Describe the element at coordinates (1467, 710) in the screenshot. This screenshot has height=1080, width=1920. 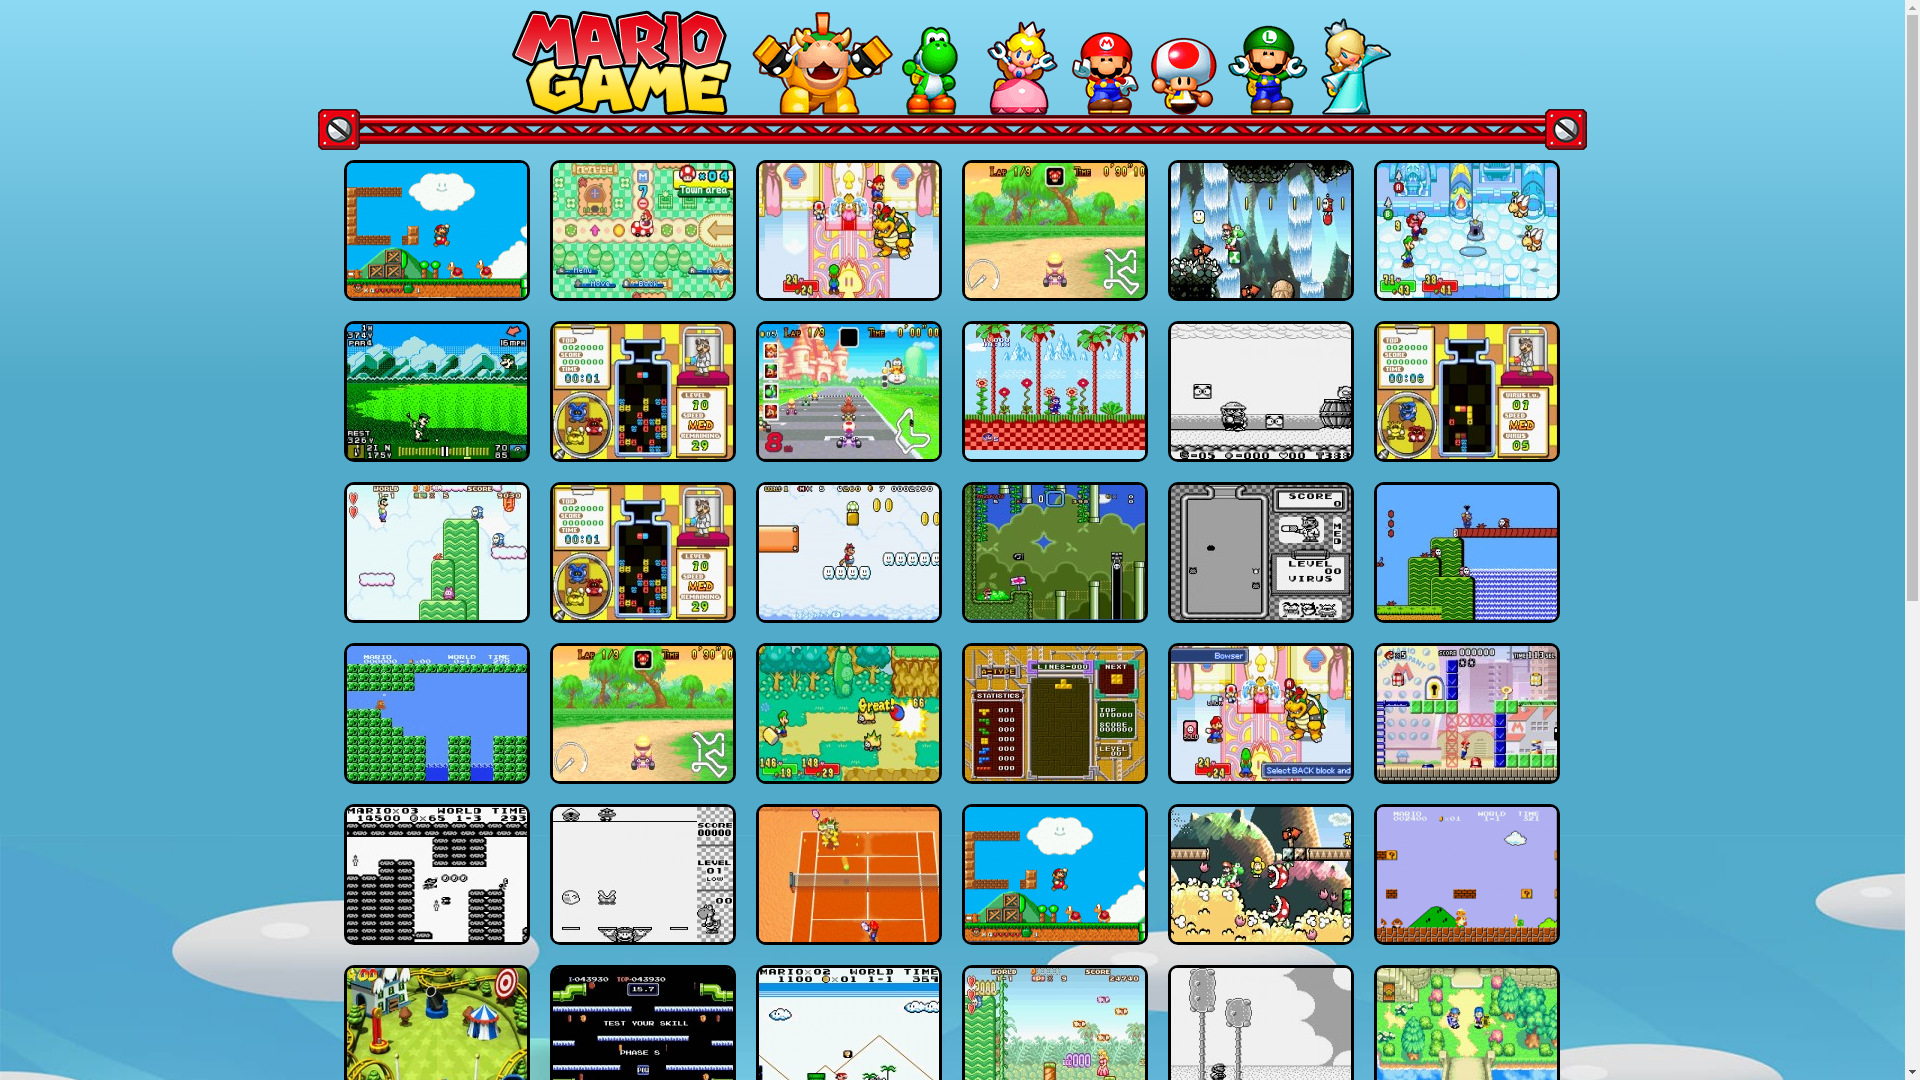
I see `'Mario vs Donkey Kong'` at that location.